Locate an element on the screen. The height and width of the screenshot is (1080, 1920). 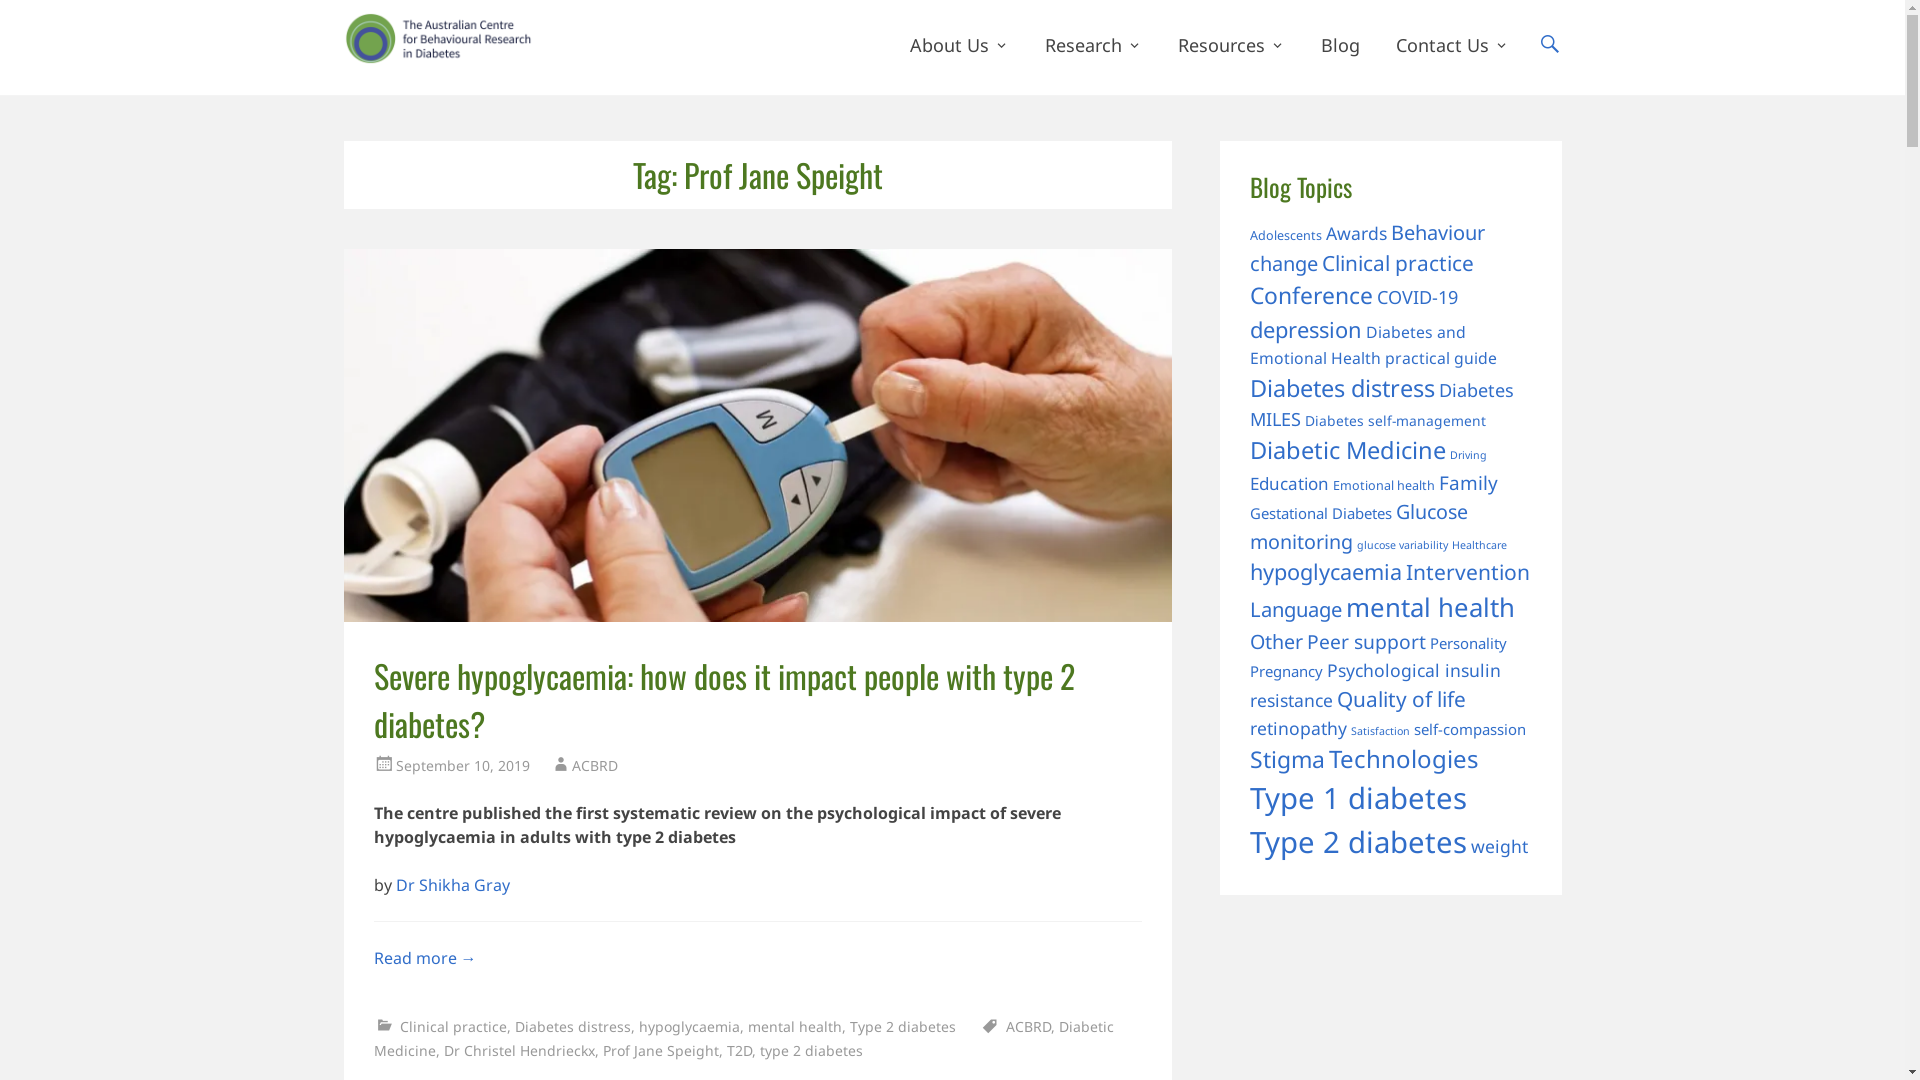
'September 10, 2019' is located at coordinates (461, 765).